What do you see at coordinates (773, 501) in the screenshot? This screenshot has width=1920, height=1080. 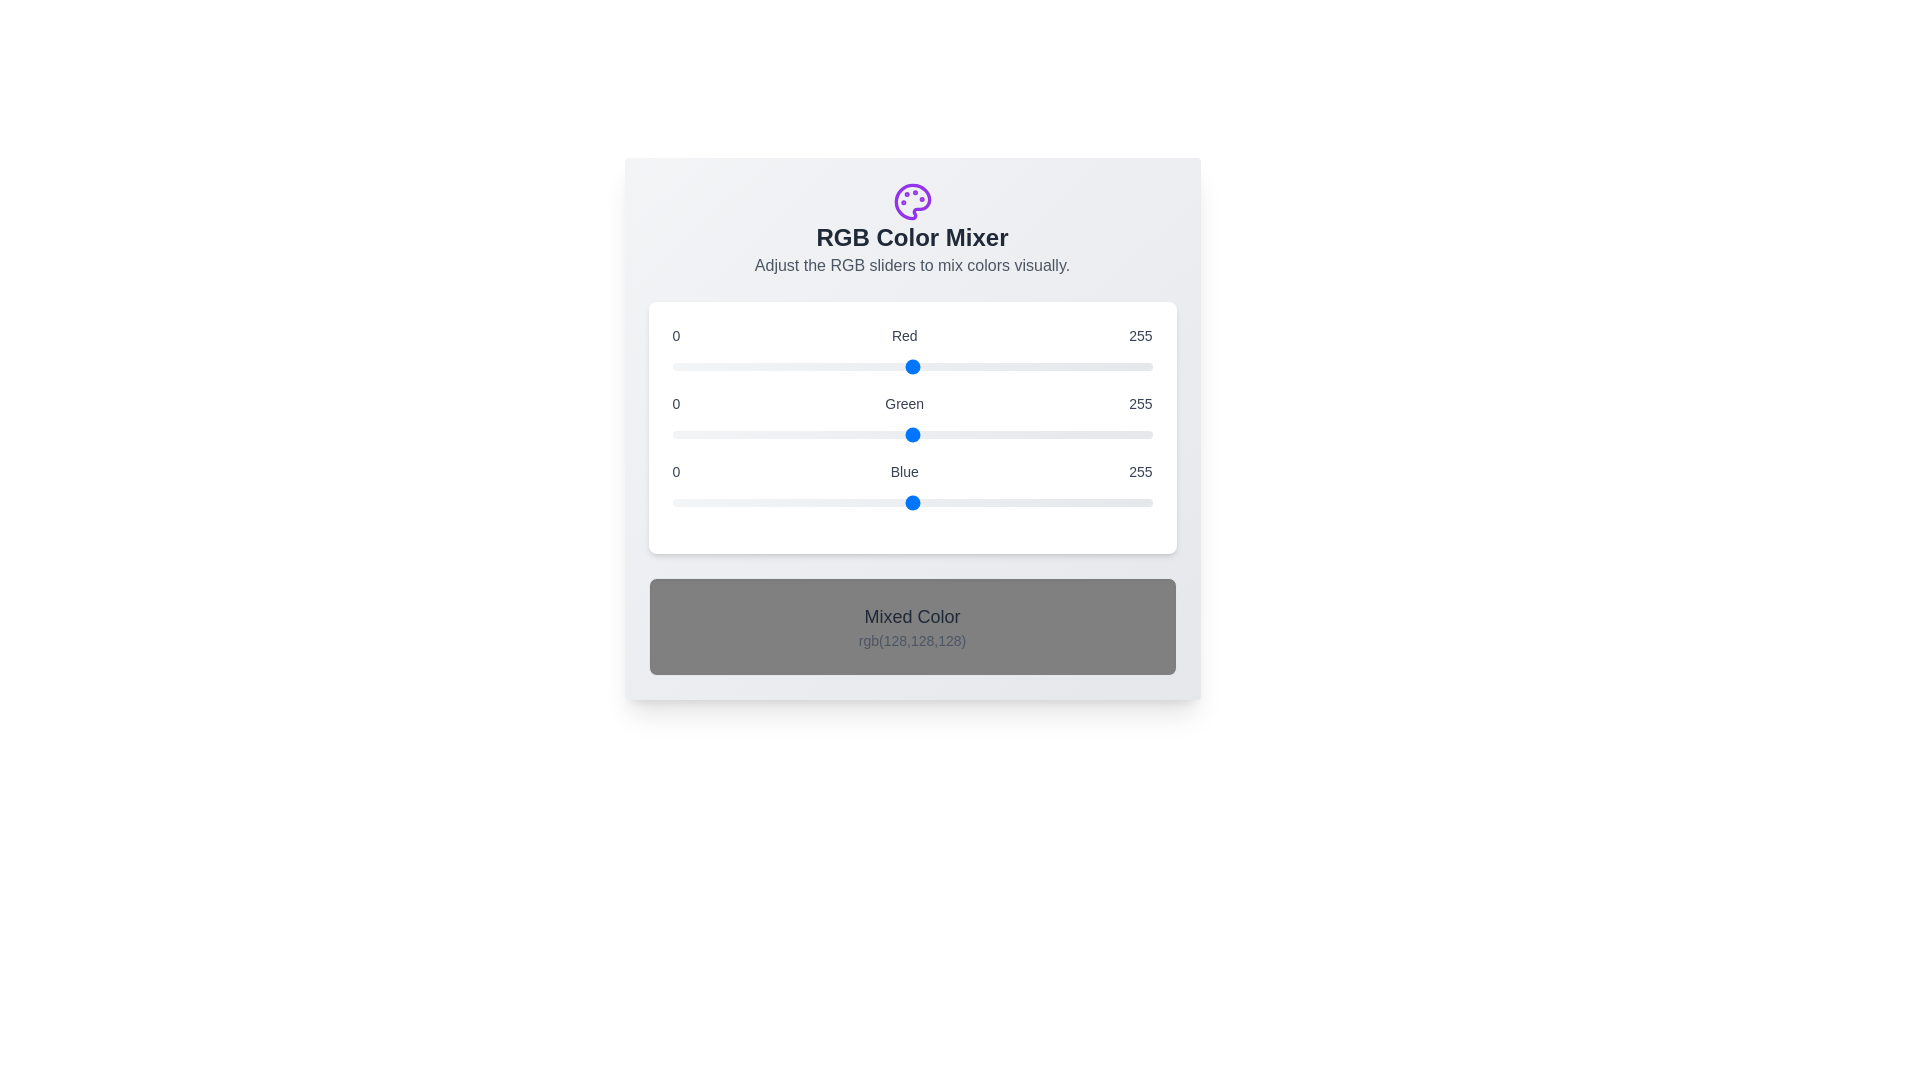 I see `the blue slider to a specific value 54 within the range 0 to 255` at bounding box center [773, 501].